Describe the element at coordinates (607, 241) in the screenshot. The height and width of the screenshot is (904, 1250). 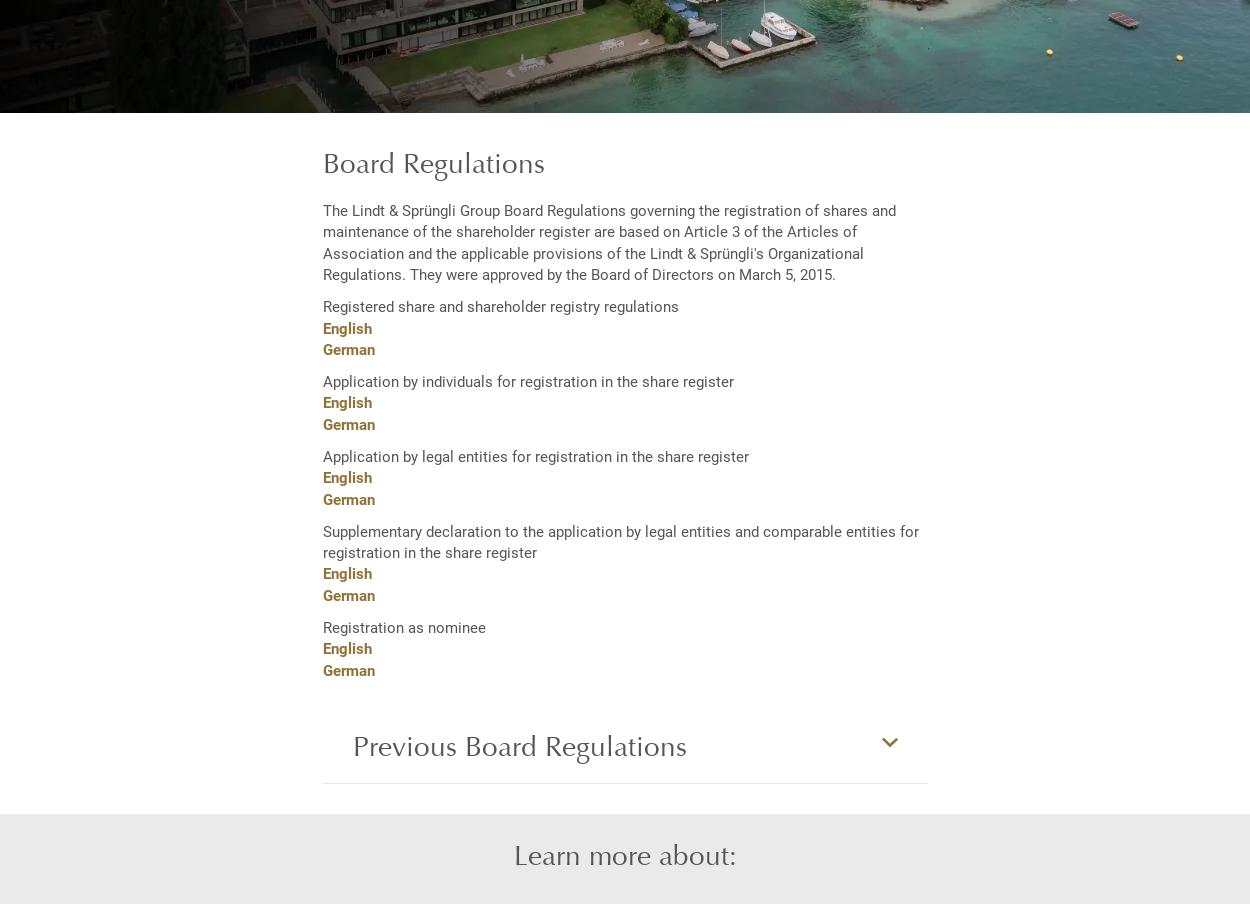
I see `'The Lindt & Sprüngli Group Board Regulations governing the registration of shares and maintenance of the shareholder register are based on Article 3 of the Articles of Association and the applicable provisions of the Lindt & Sprüngli's Organizational Regulations. They were approved by the Board of Directors on March 5, 2015.'` at that location.